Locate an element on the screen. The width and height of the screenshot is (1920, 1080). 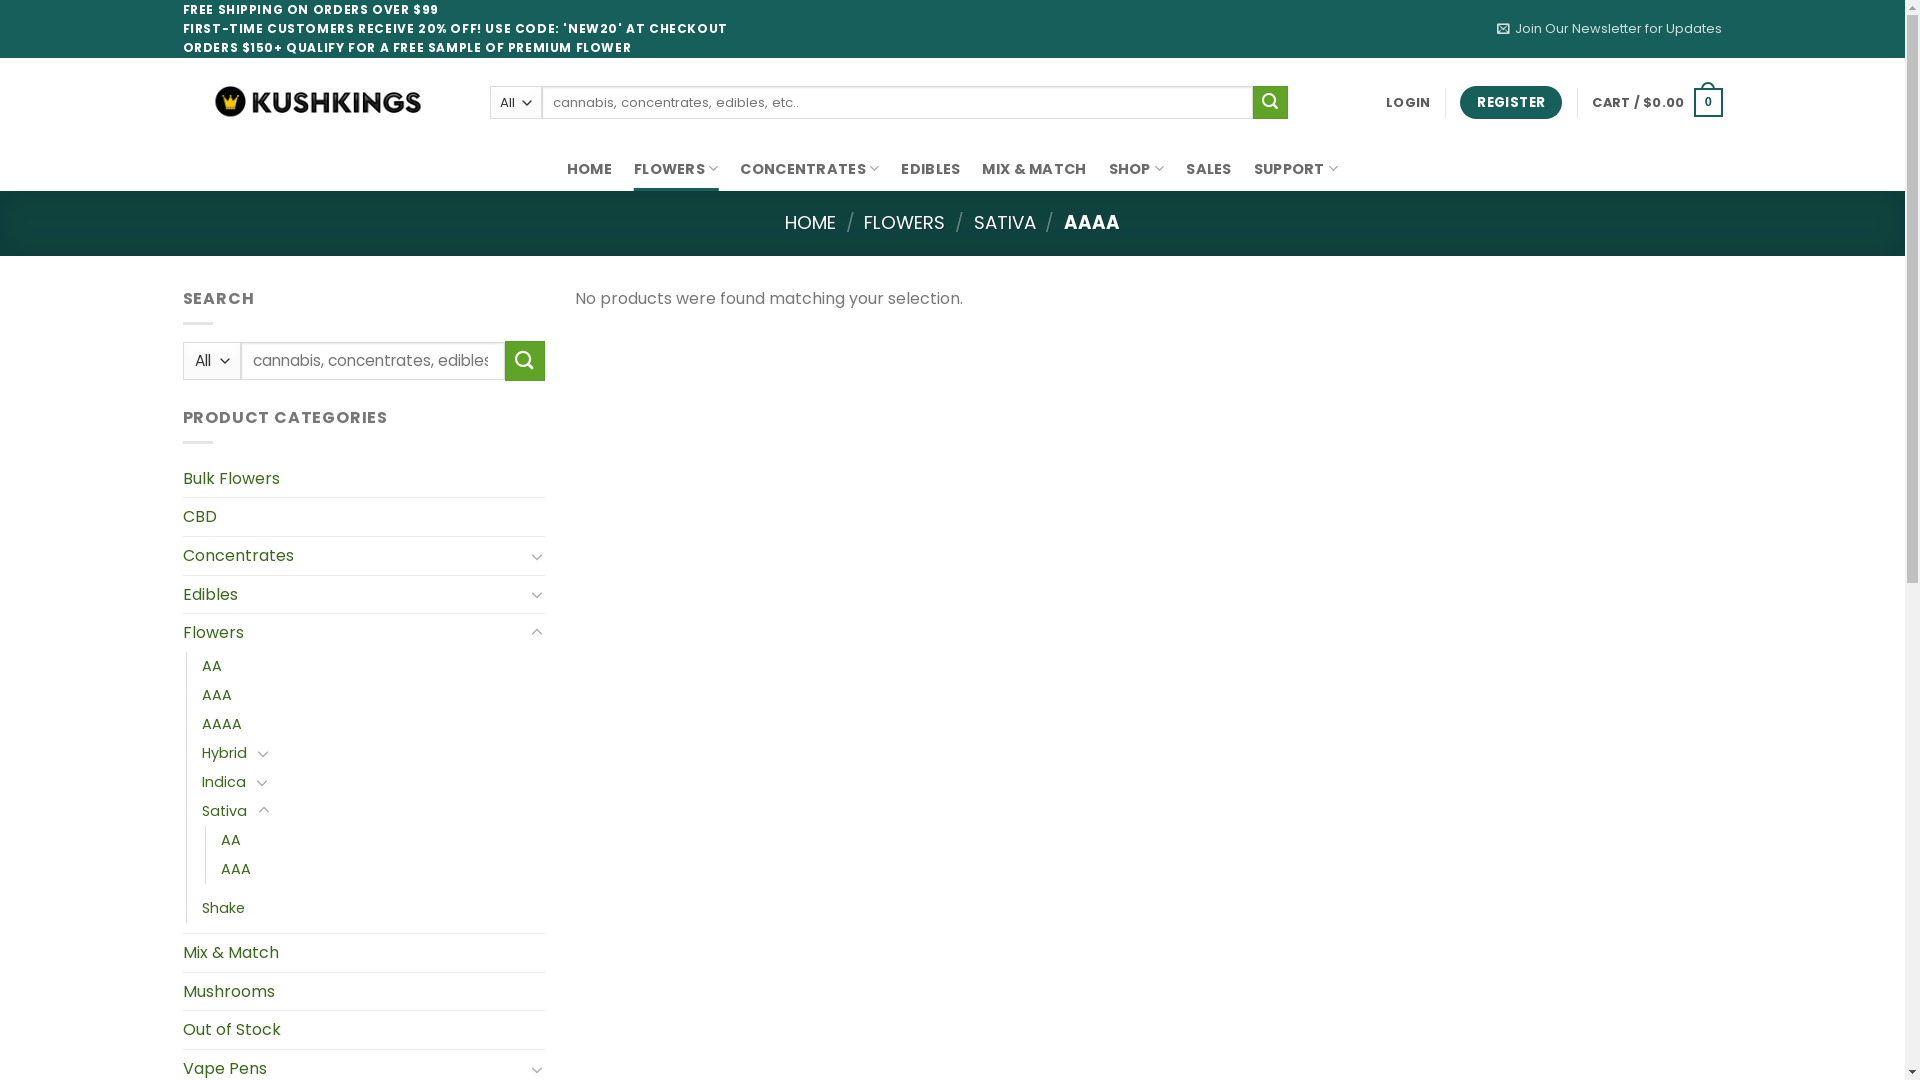
'Shake' is located at coordinates (223, 908).